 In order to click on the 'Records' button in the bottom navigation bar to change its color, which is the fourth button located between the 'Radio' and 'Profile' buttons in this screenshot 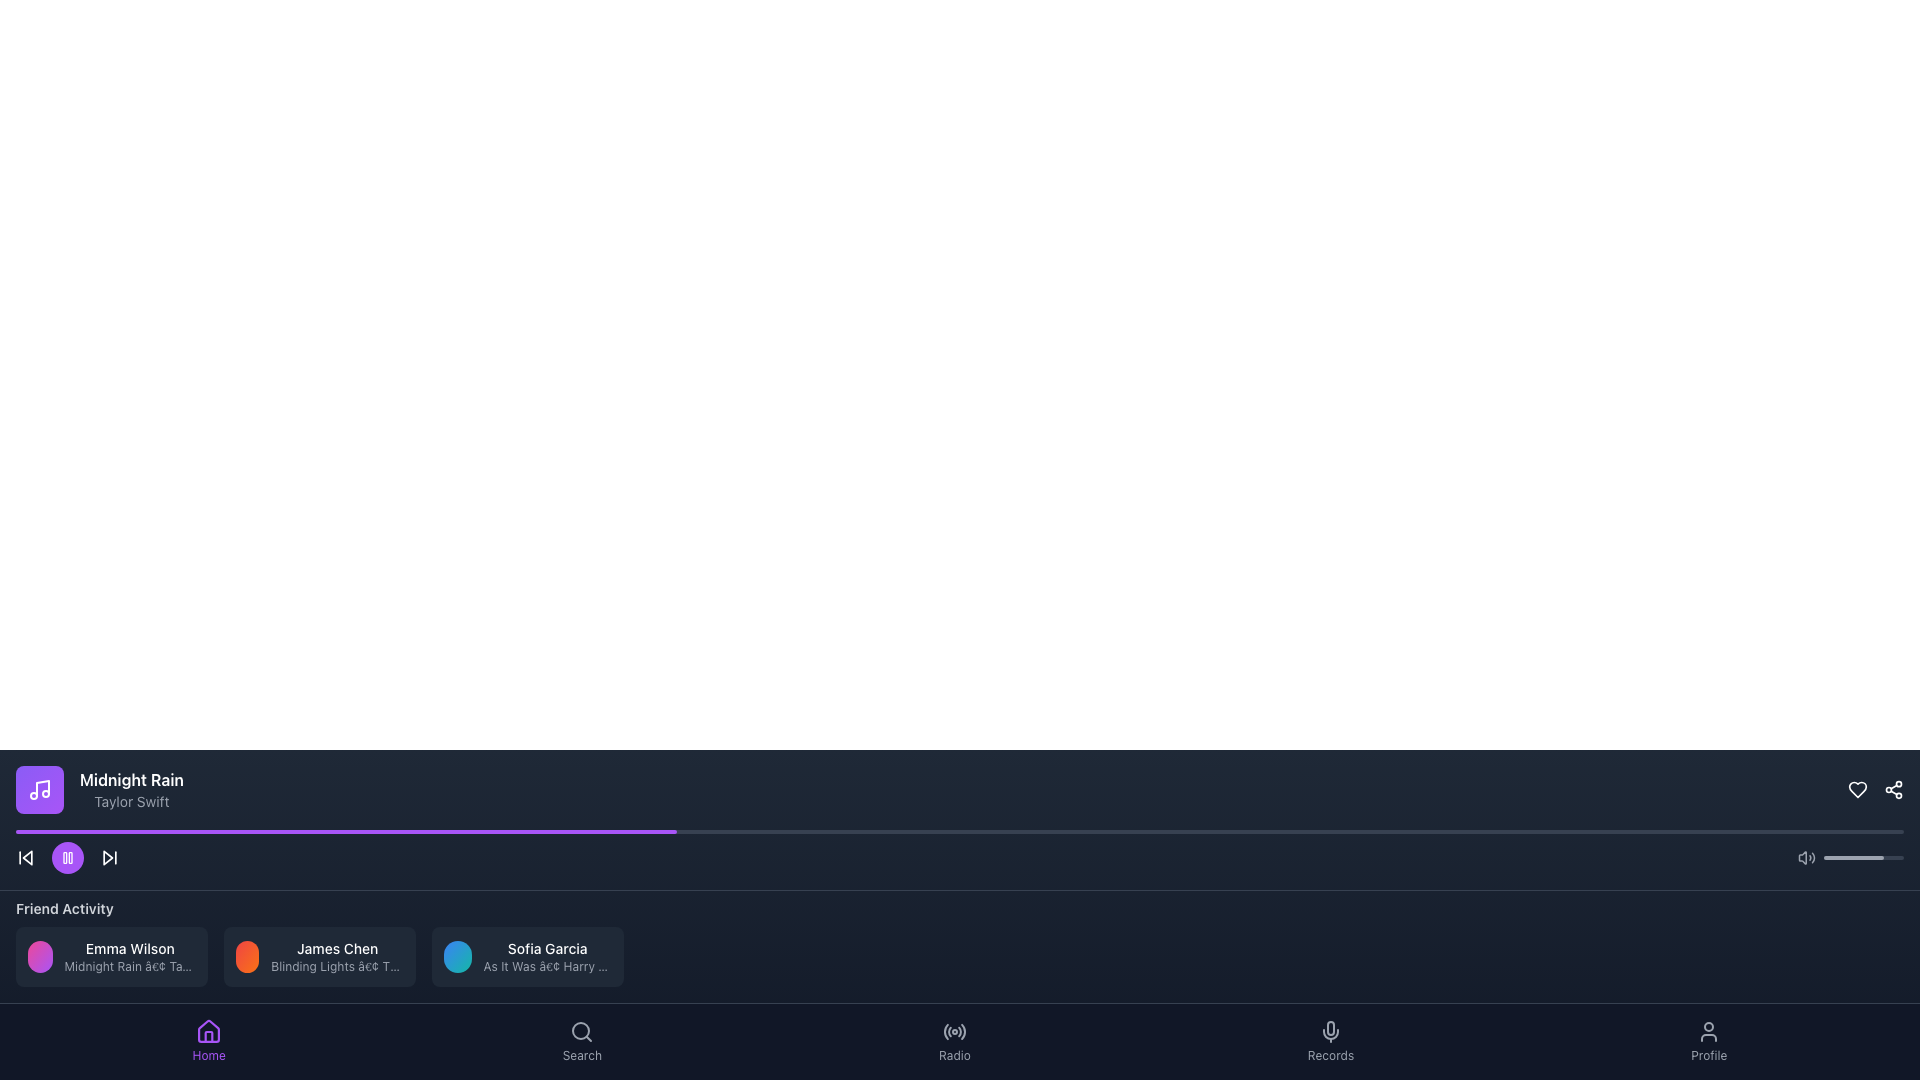, I will do `click(1330, 1040)`.